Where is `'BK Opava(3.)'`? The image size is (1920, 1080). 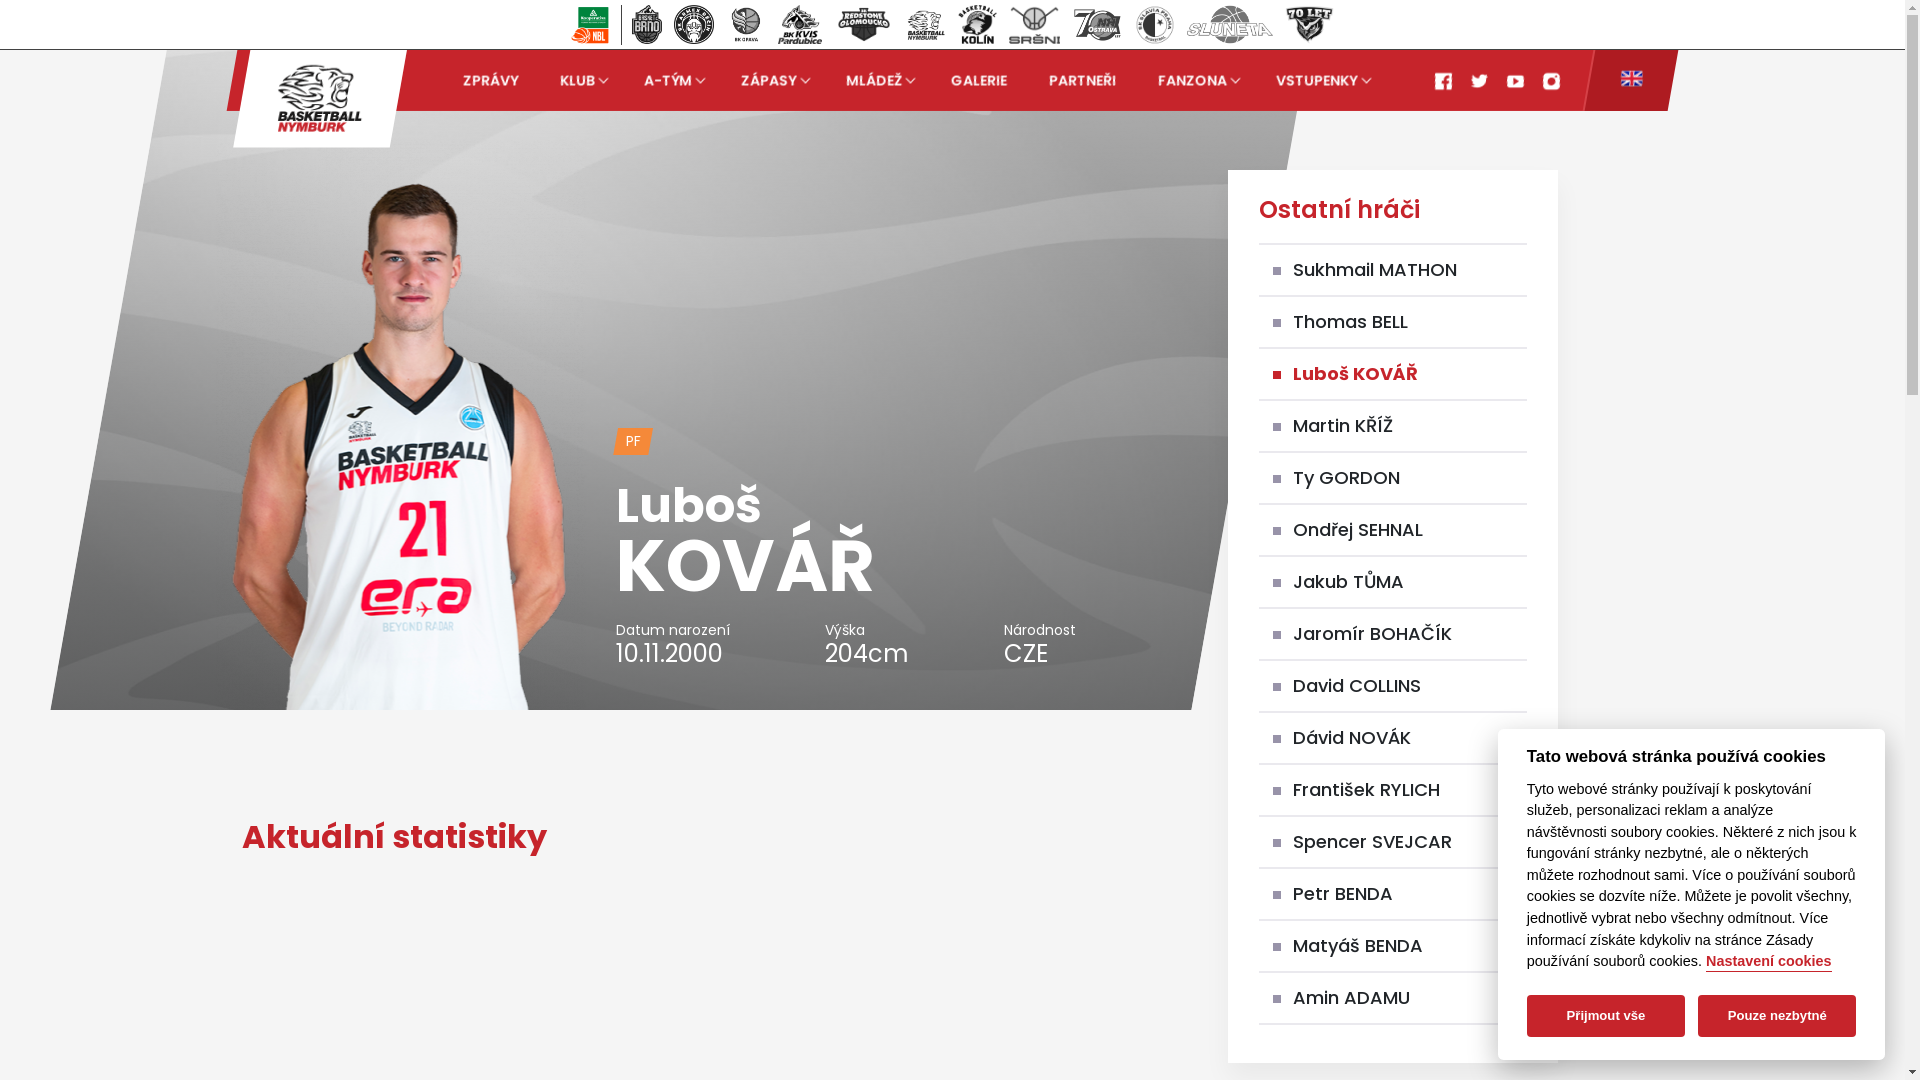
'BK Opava(3.)' is located at coordinates (744, 23).